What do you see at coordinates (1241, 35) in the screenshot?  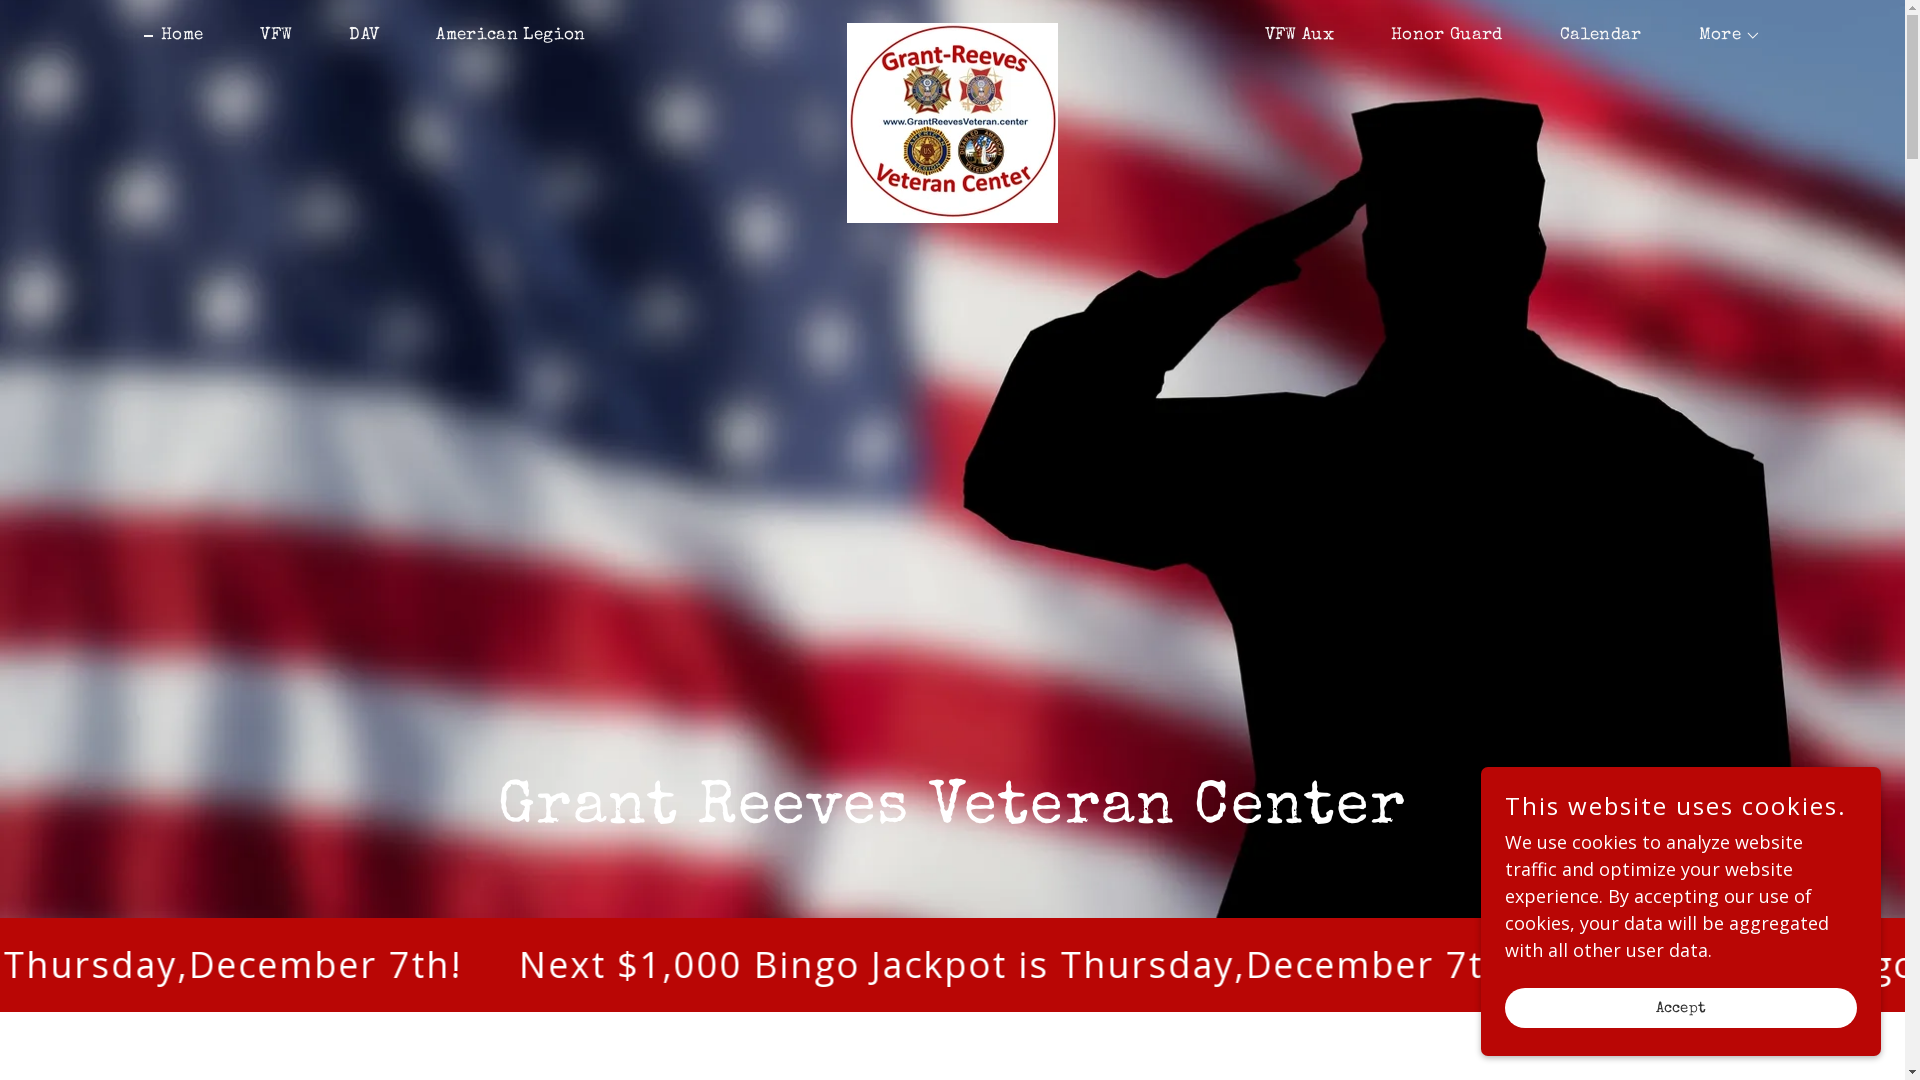 I see `'VFW Aux'` at bounding box center [1241, 35].